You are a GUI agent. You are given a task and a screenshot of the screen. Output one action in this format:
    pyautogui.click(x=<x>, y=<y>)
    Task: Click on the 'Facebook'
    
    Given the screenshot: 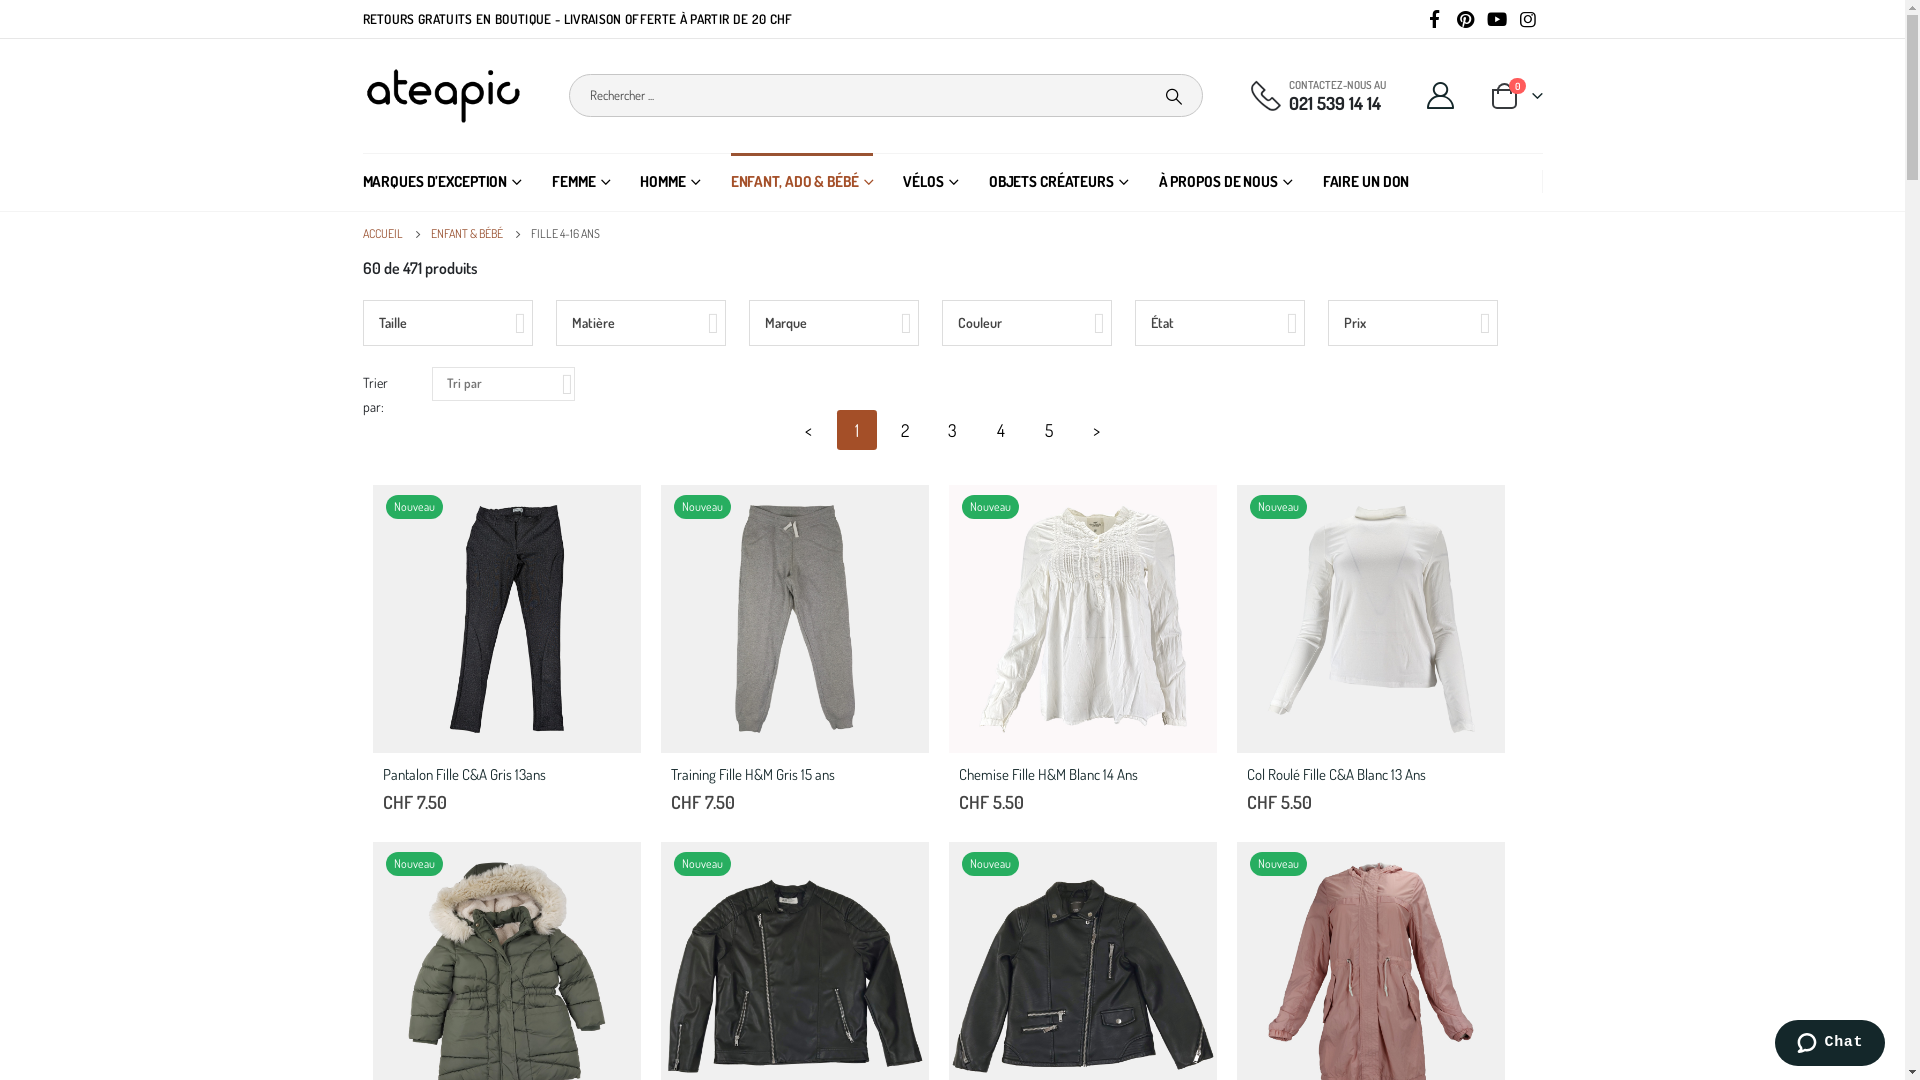 What is the action you would take?
    pyautogui.click(x=1433, y=19)
    